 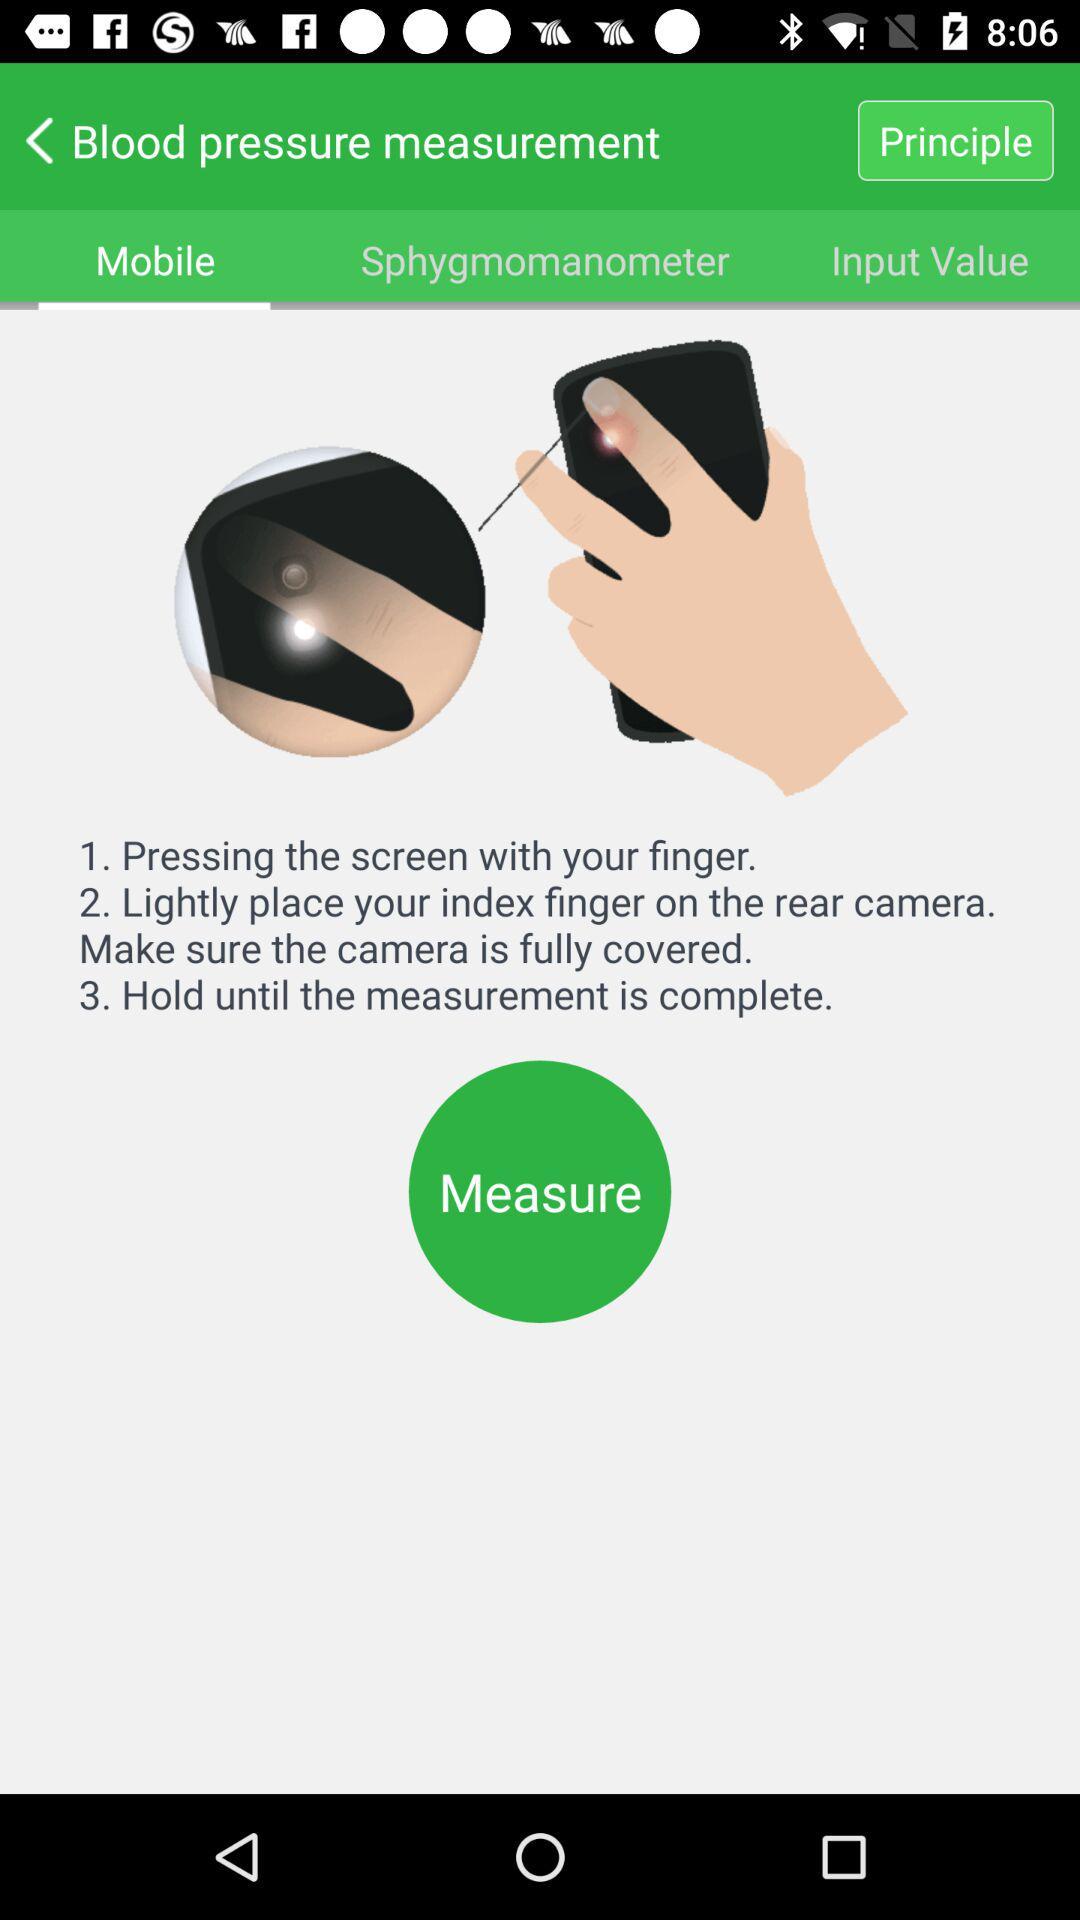 I want to click on item above input value icon, so click(x=954, y=139).